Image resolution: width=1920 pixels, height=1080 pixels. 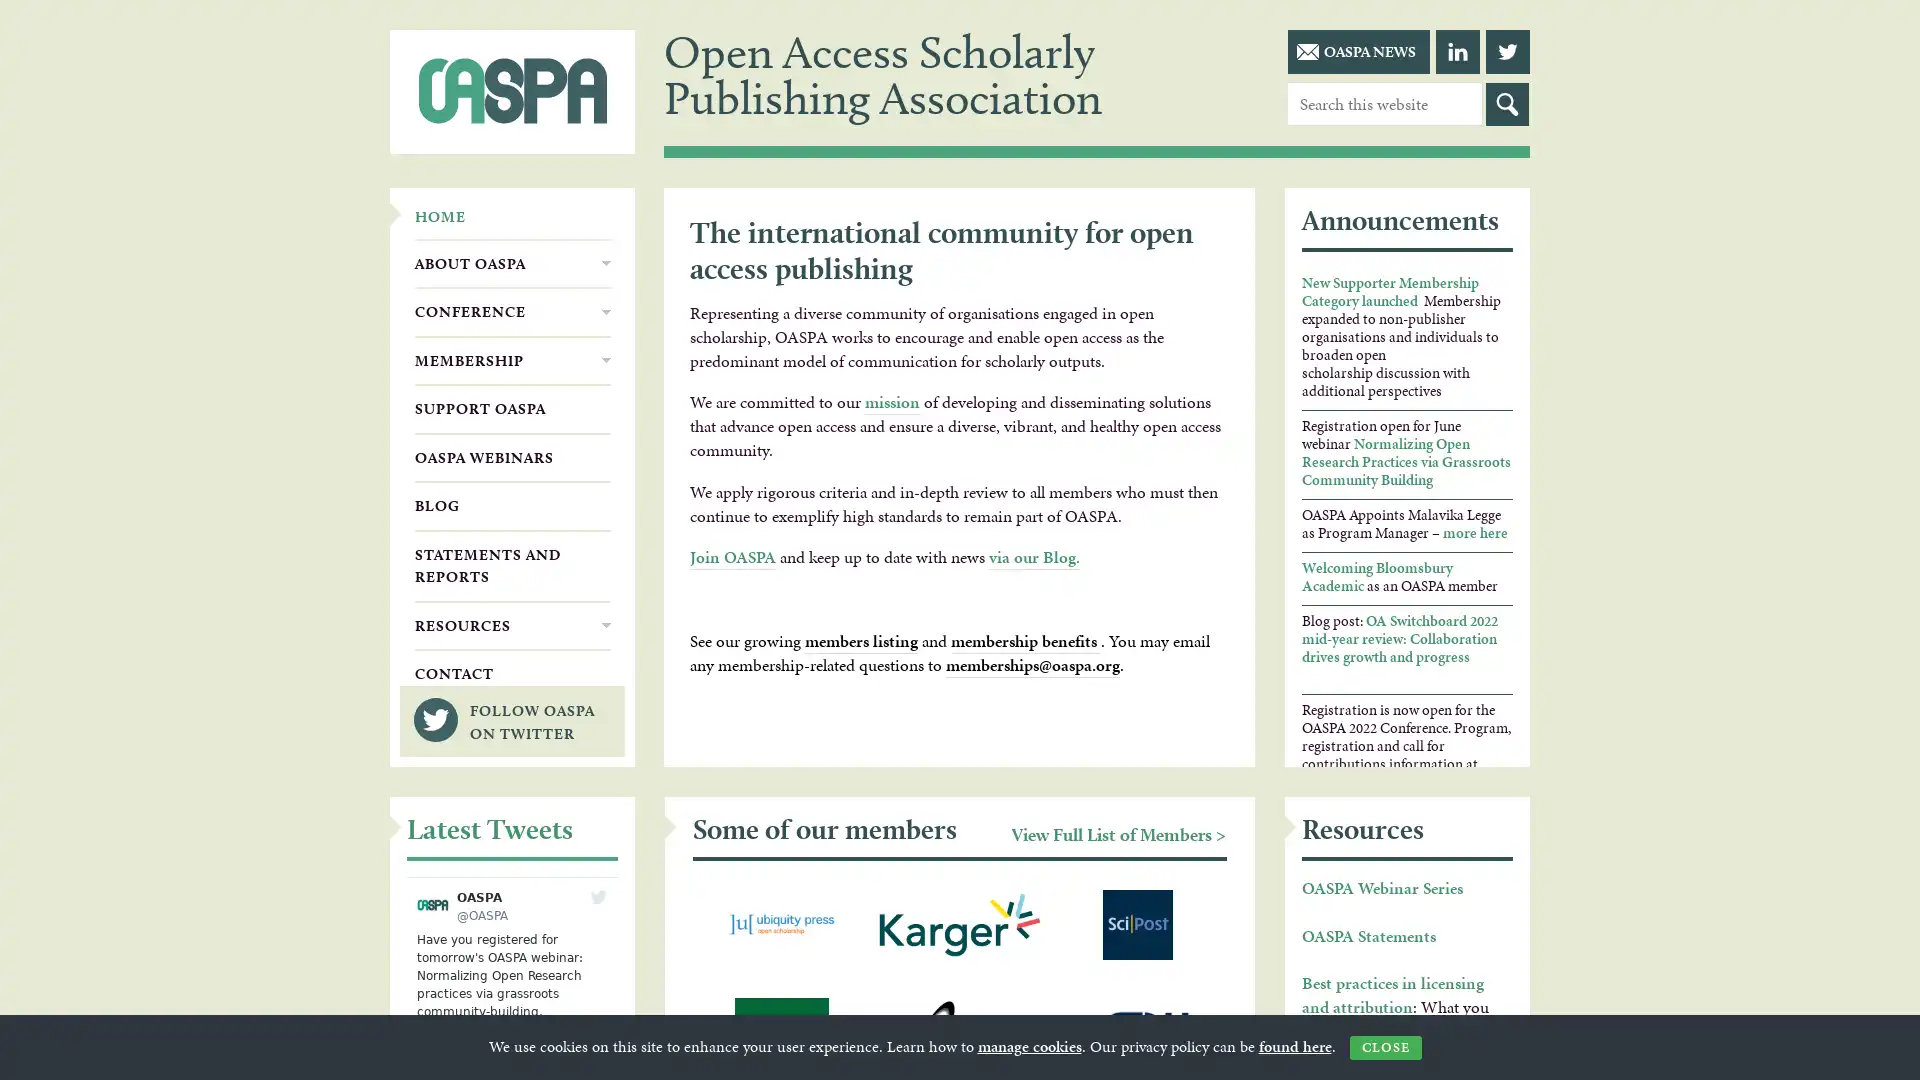 What do you see at coordinates (1384, 1047) in the screenshot?
I see `CLOSE` at bounding box center [1384, 1047].